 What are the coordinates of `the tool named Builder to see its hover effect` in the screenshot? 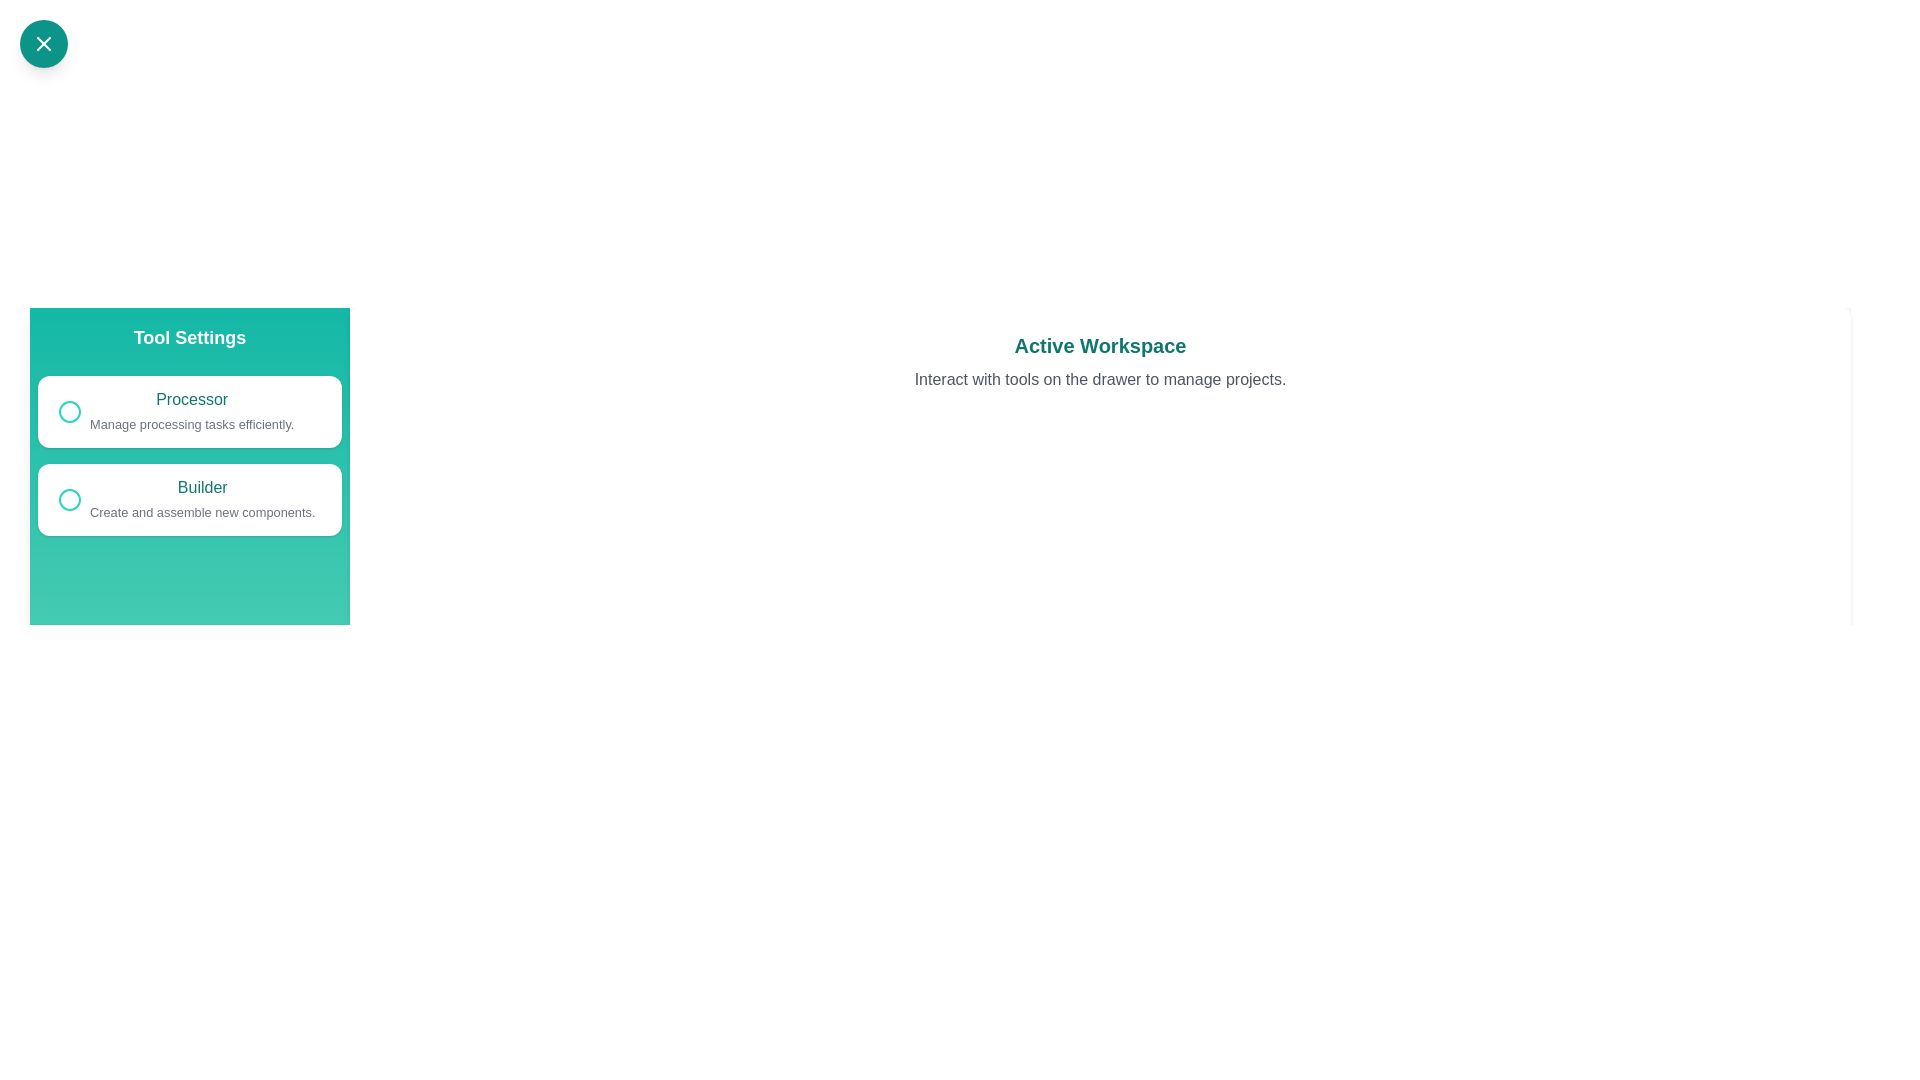 It's located at (190, 499).